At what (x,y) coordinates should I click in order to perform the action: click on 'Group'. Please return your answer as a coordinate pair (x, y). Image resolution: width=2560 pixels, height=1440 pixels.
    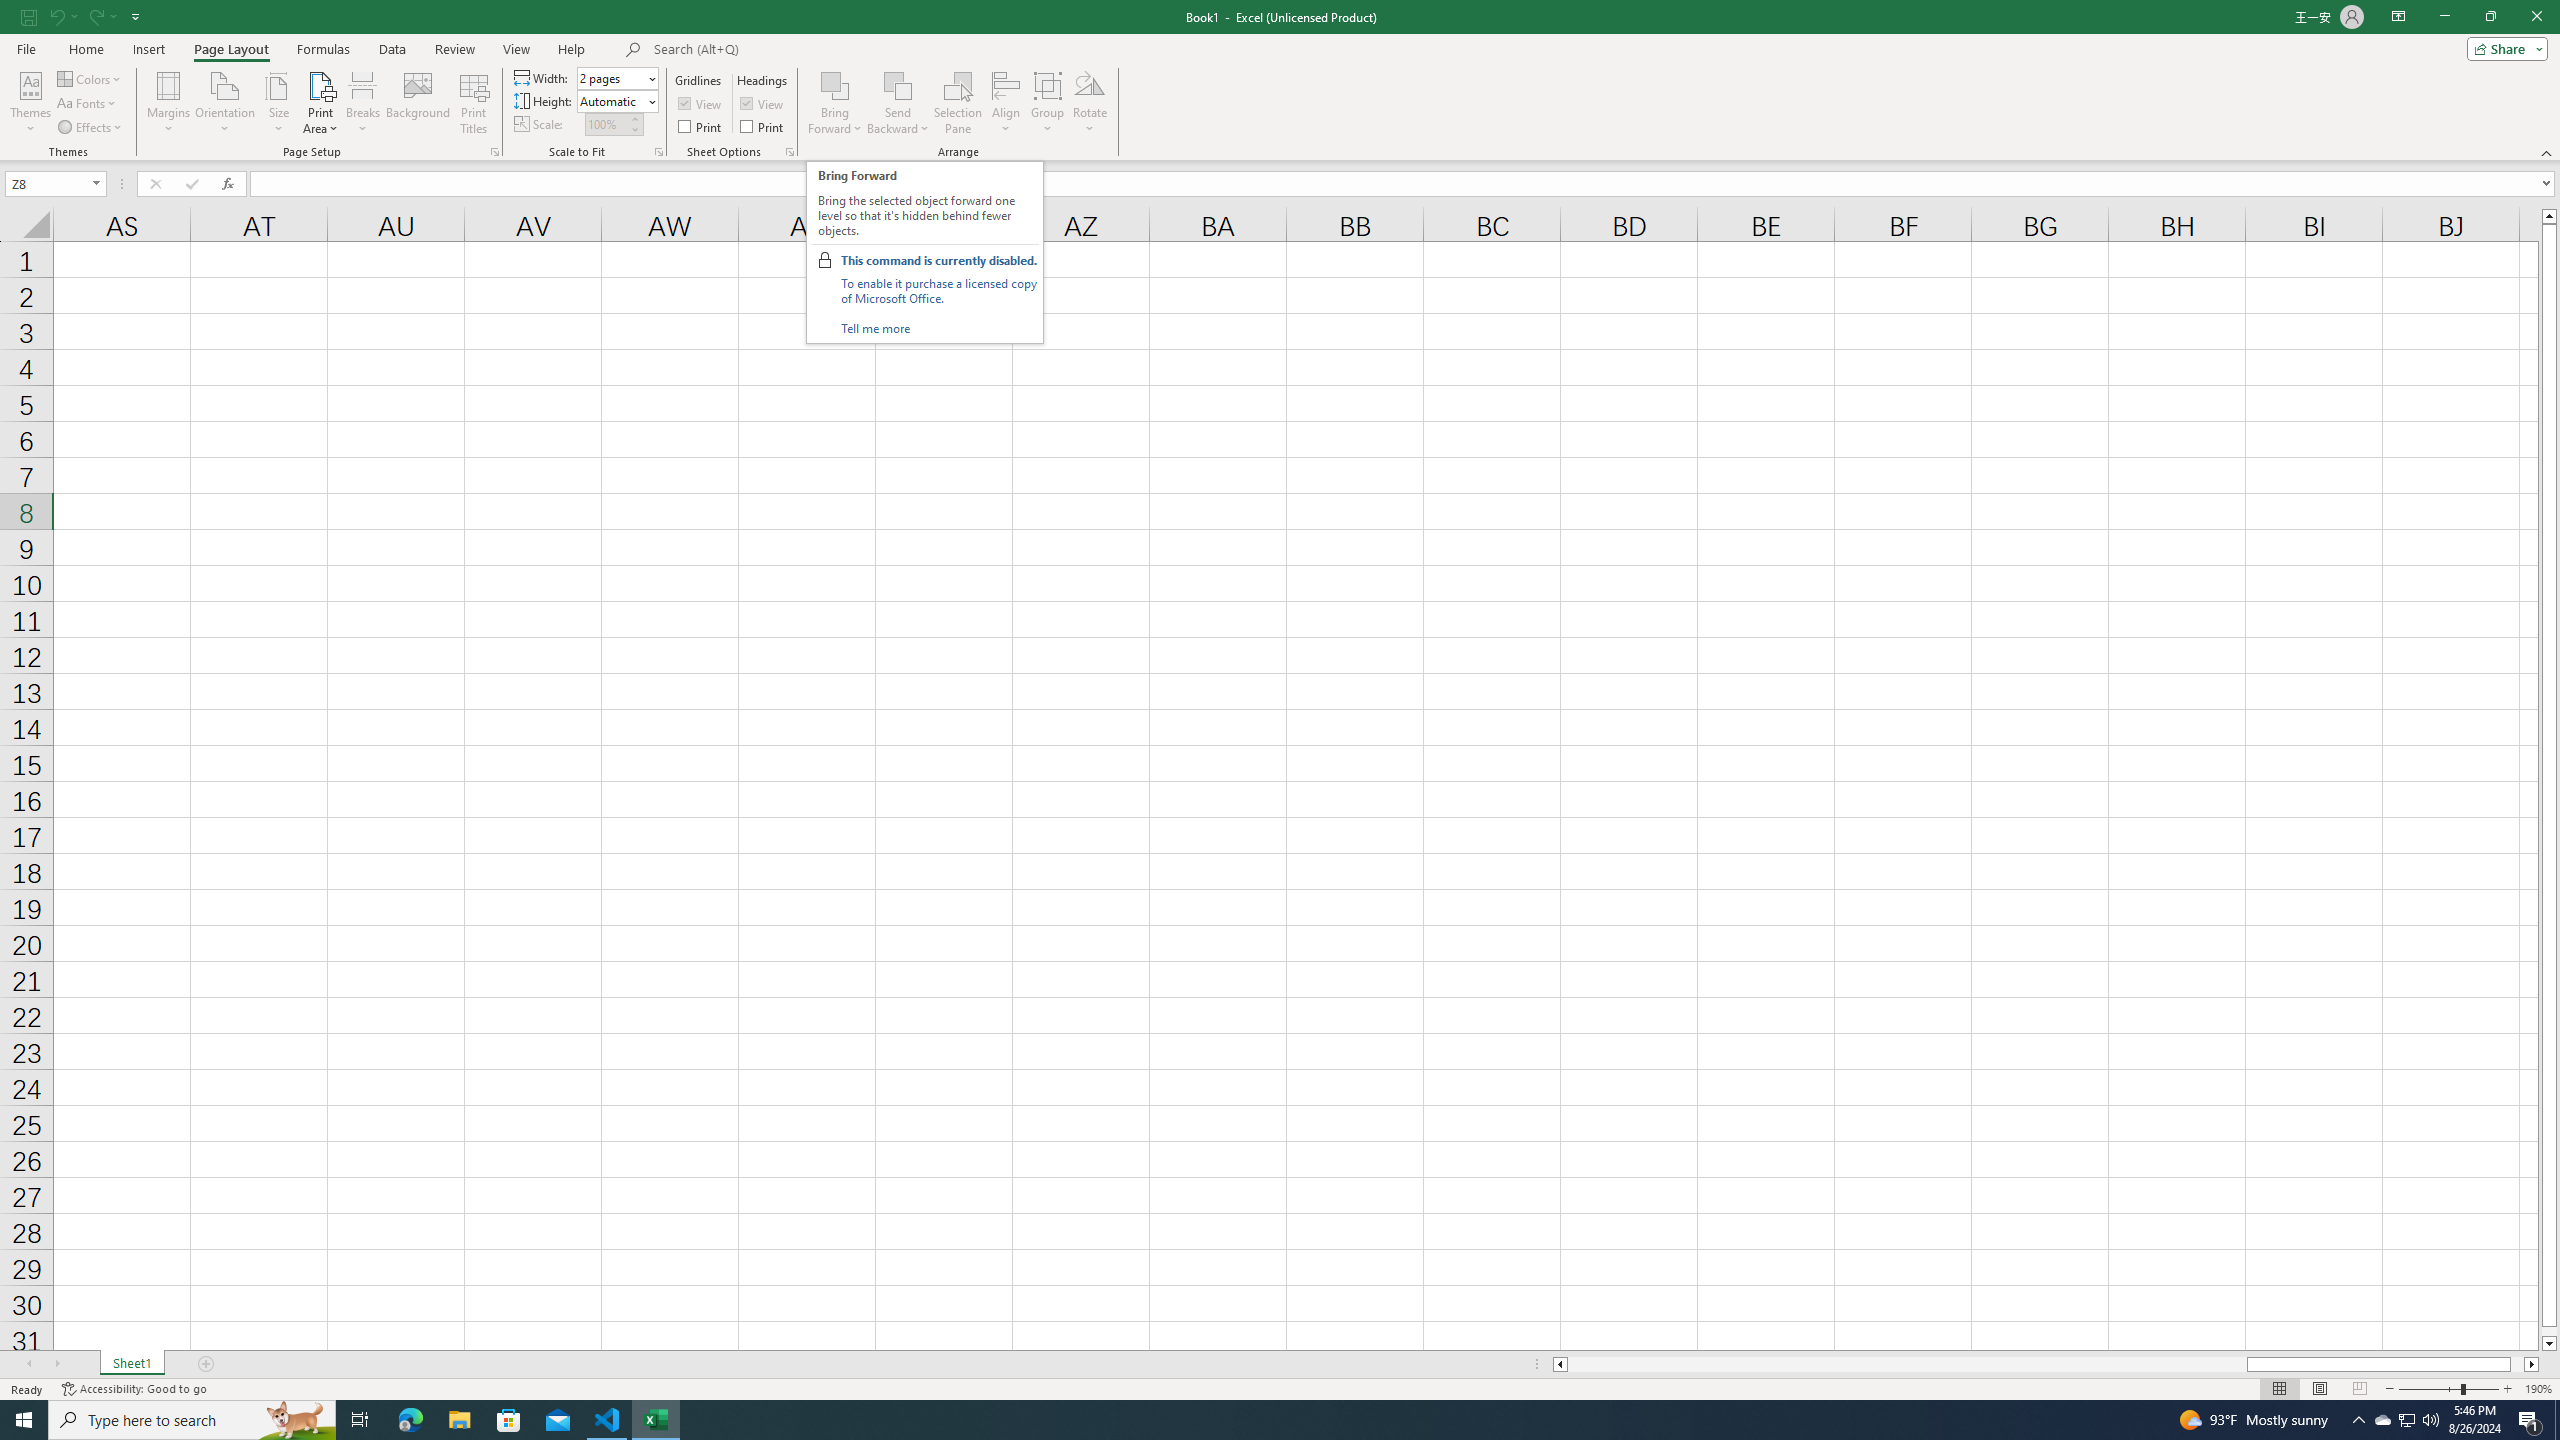
    Looking at the image, I should click on (1047, 103).